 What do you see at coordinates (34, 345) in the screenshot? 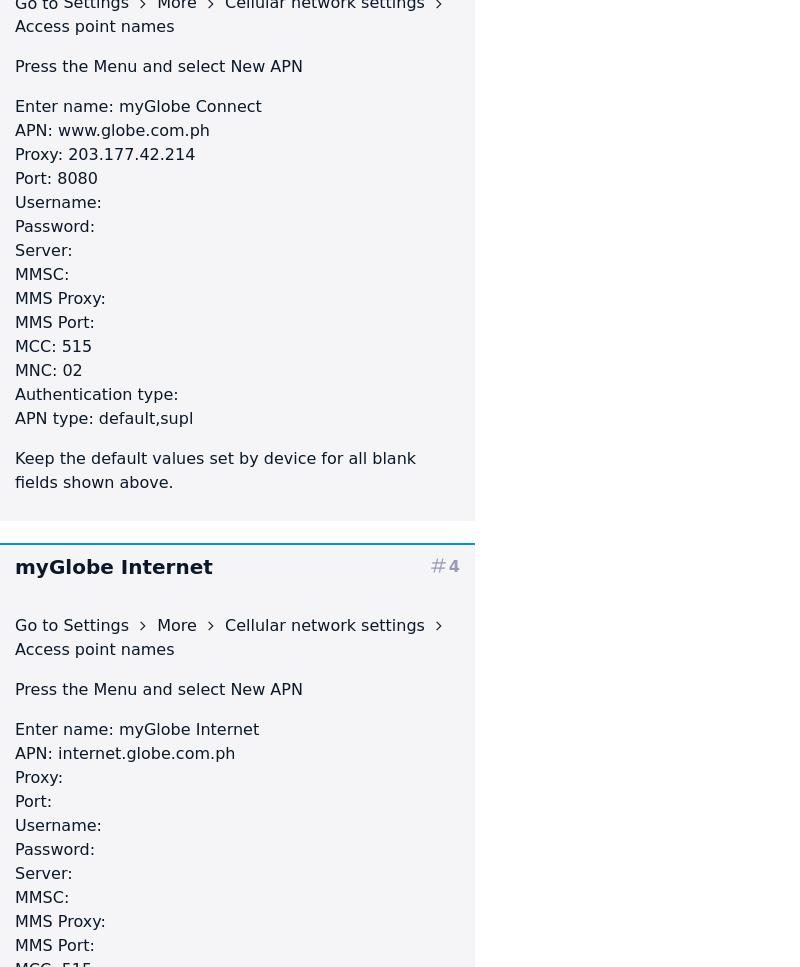
I see `'MCC:'` at bounding box center [34, 345].